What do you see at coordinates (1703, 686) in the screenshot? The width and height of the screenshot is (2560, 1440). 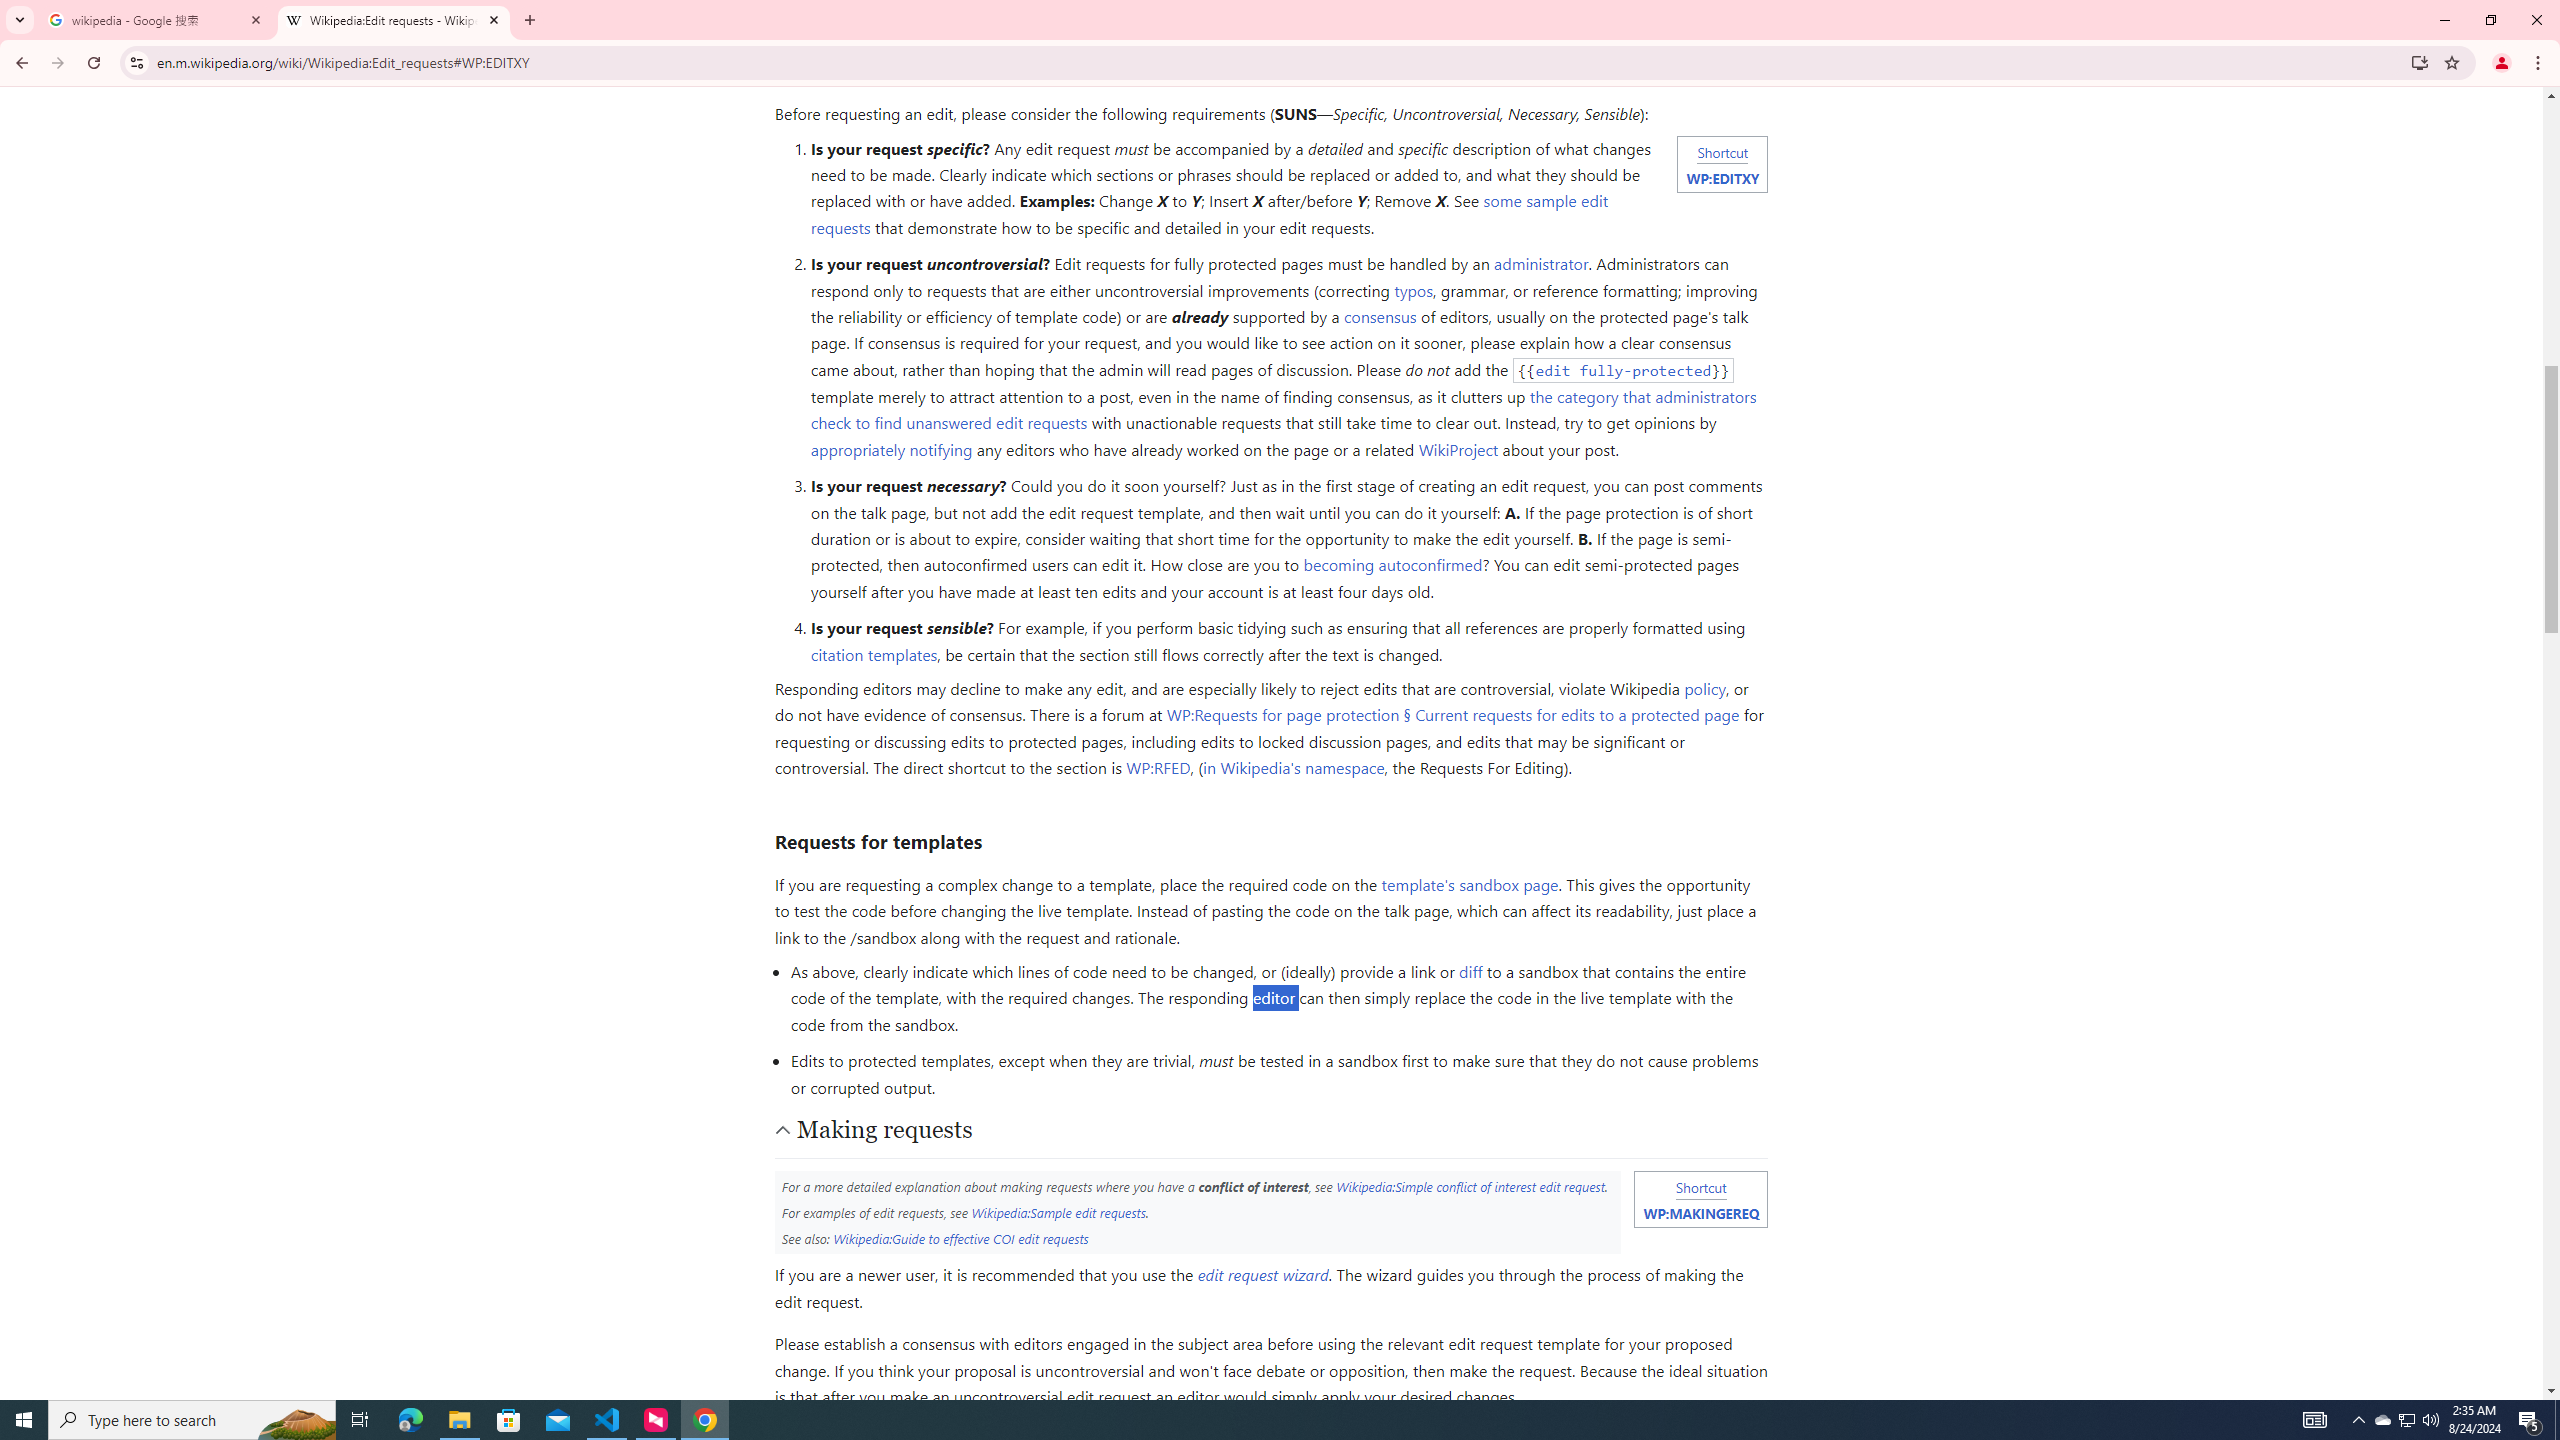 I see `'policy'` at bounding box center [1703, 686].